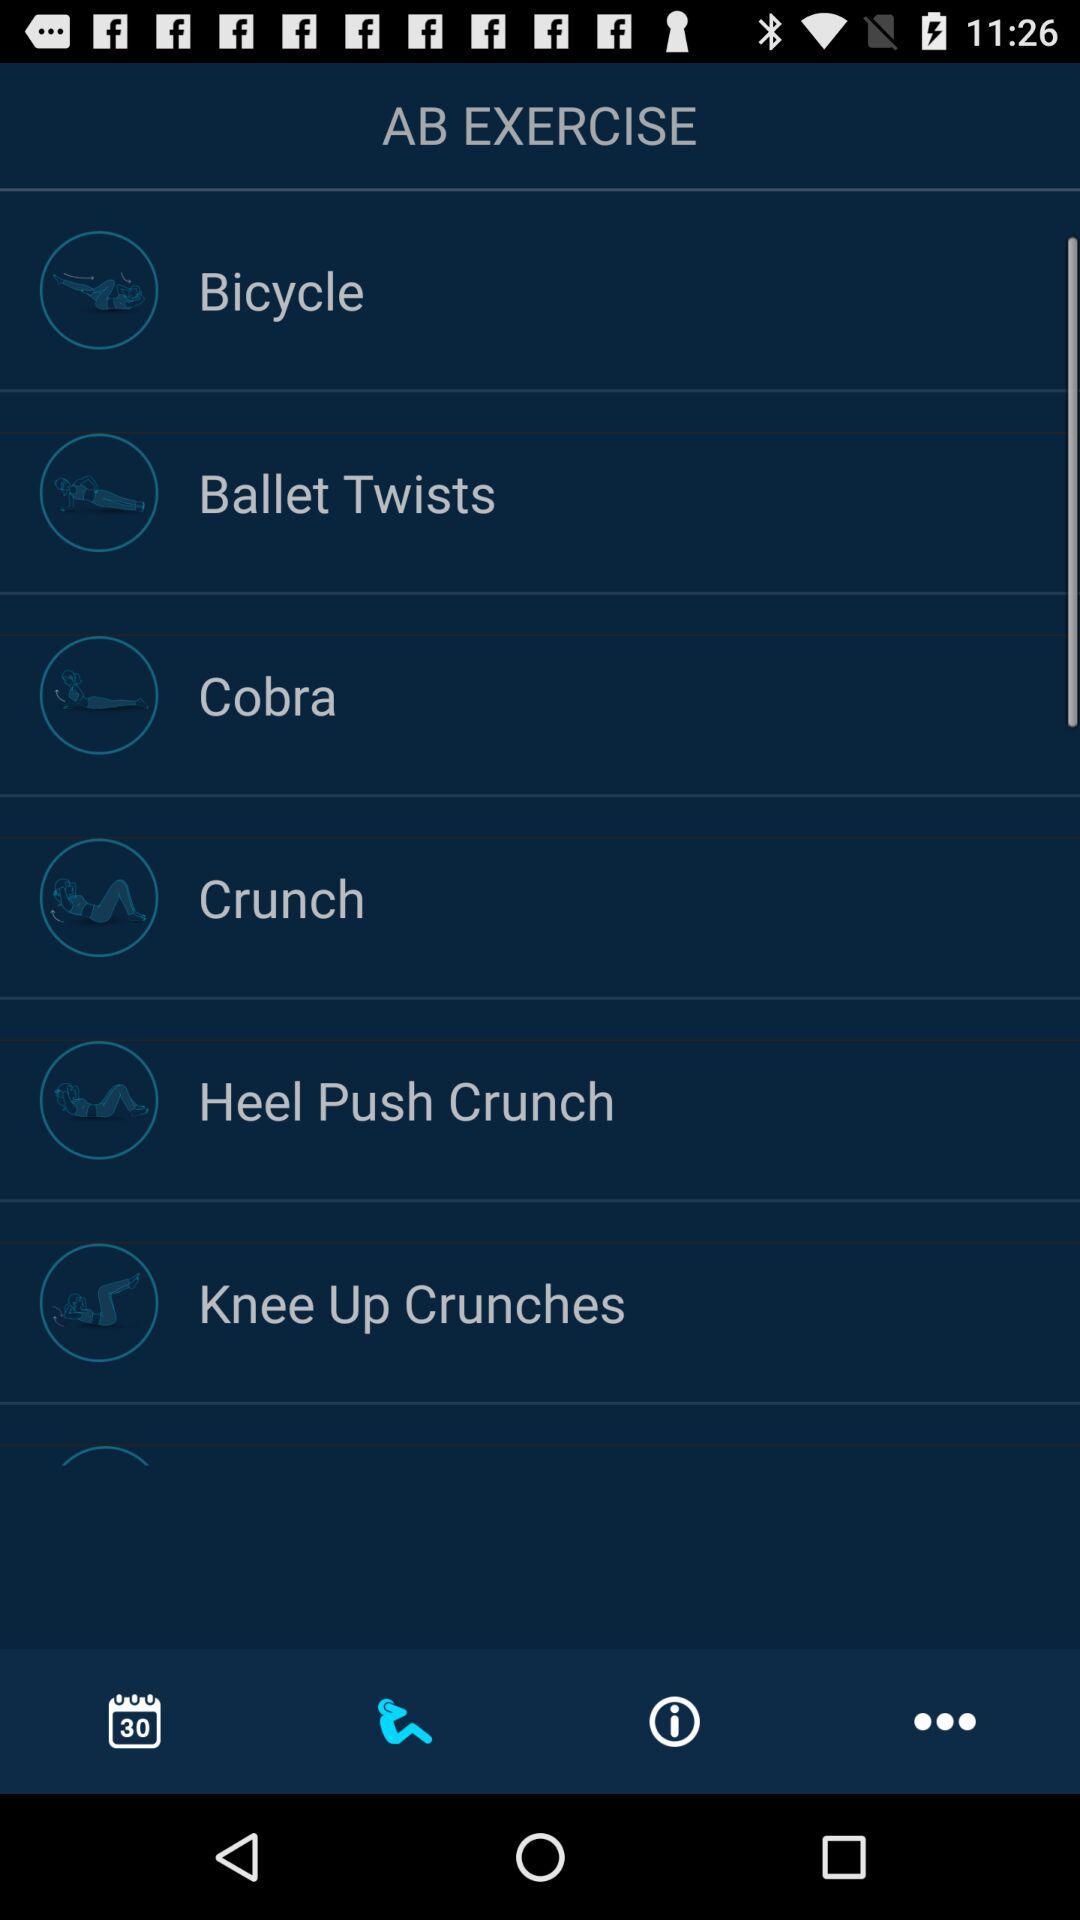 The image size is (1080, 1920). I want to click on heel push crunch app, so click(639, 1098).